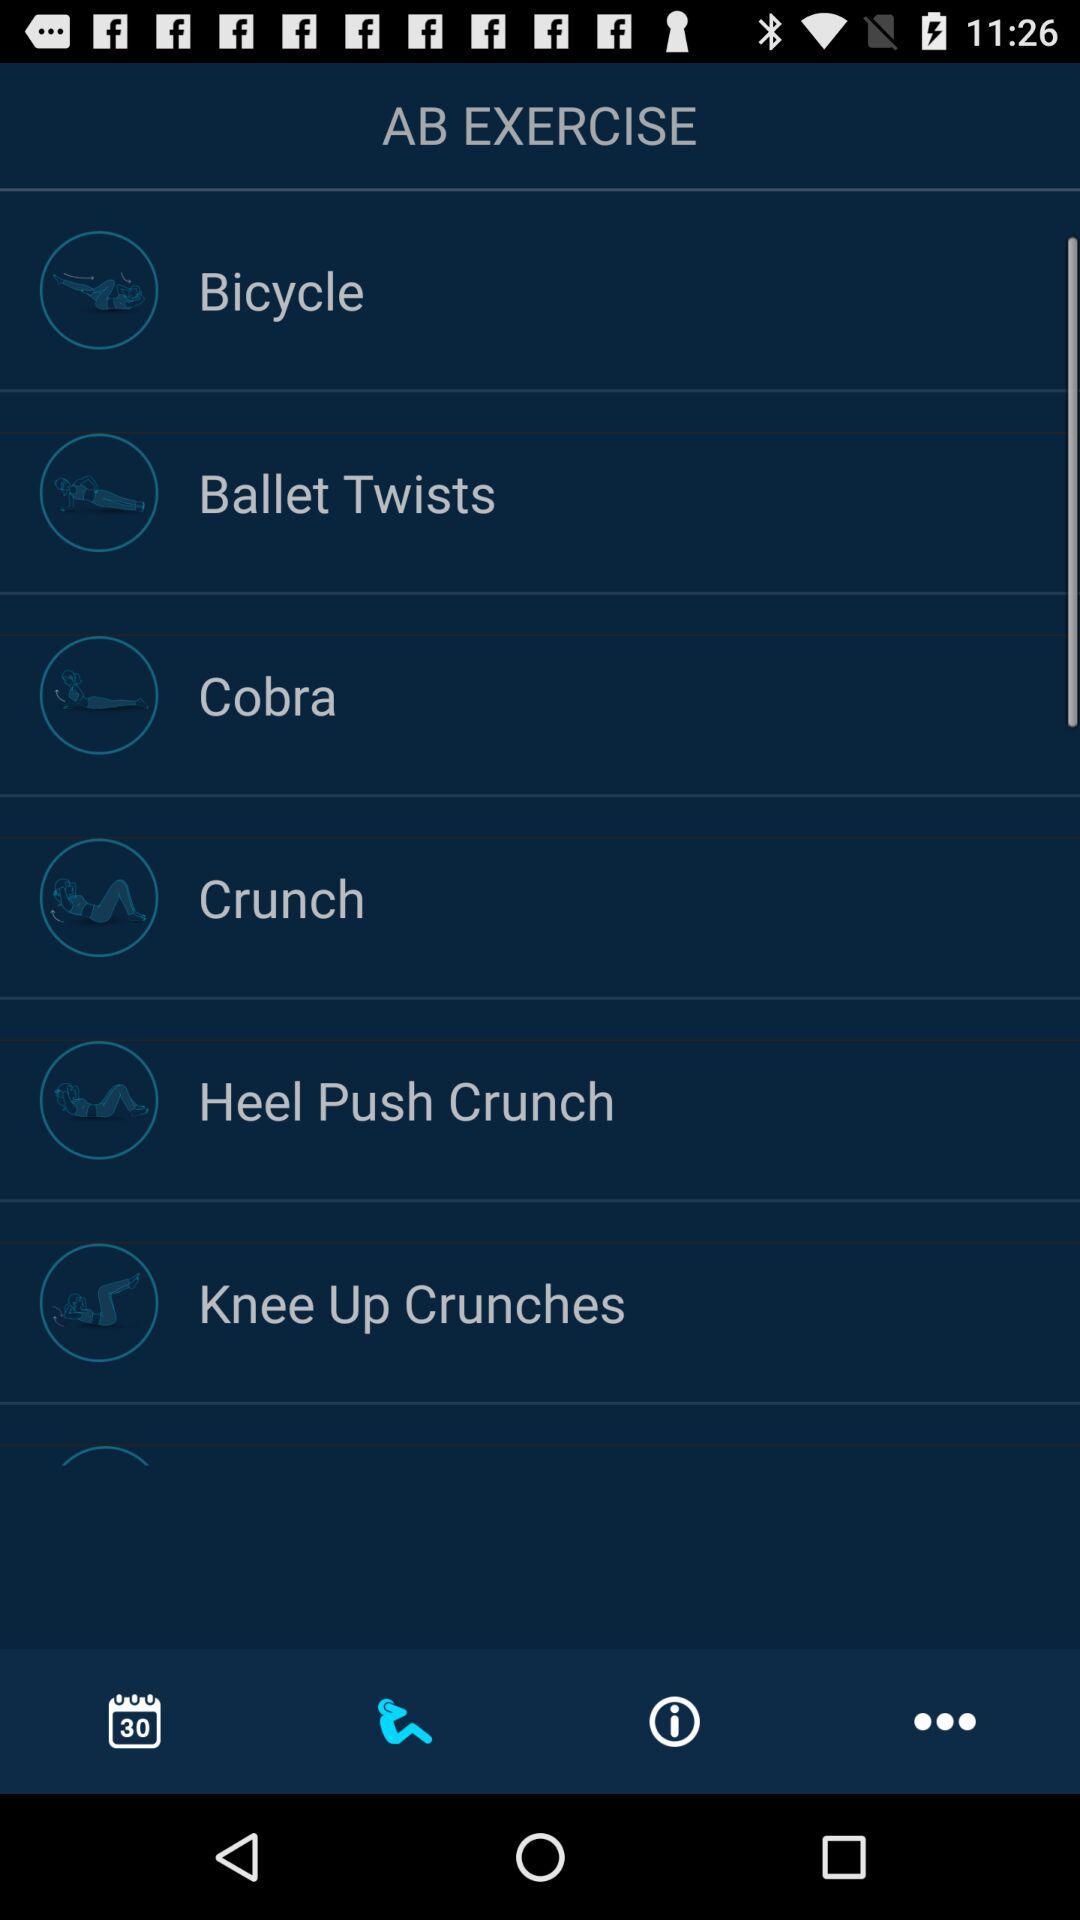 The image size is (1080, 1920). I want to click on heel push crunch app, so click(639, 1098).